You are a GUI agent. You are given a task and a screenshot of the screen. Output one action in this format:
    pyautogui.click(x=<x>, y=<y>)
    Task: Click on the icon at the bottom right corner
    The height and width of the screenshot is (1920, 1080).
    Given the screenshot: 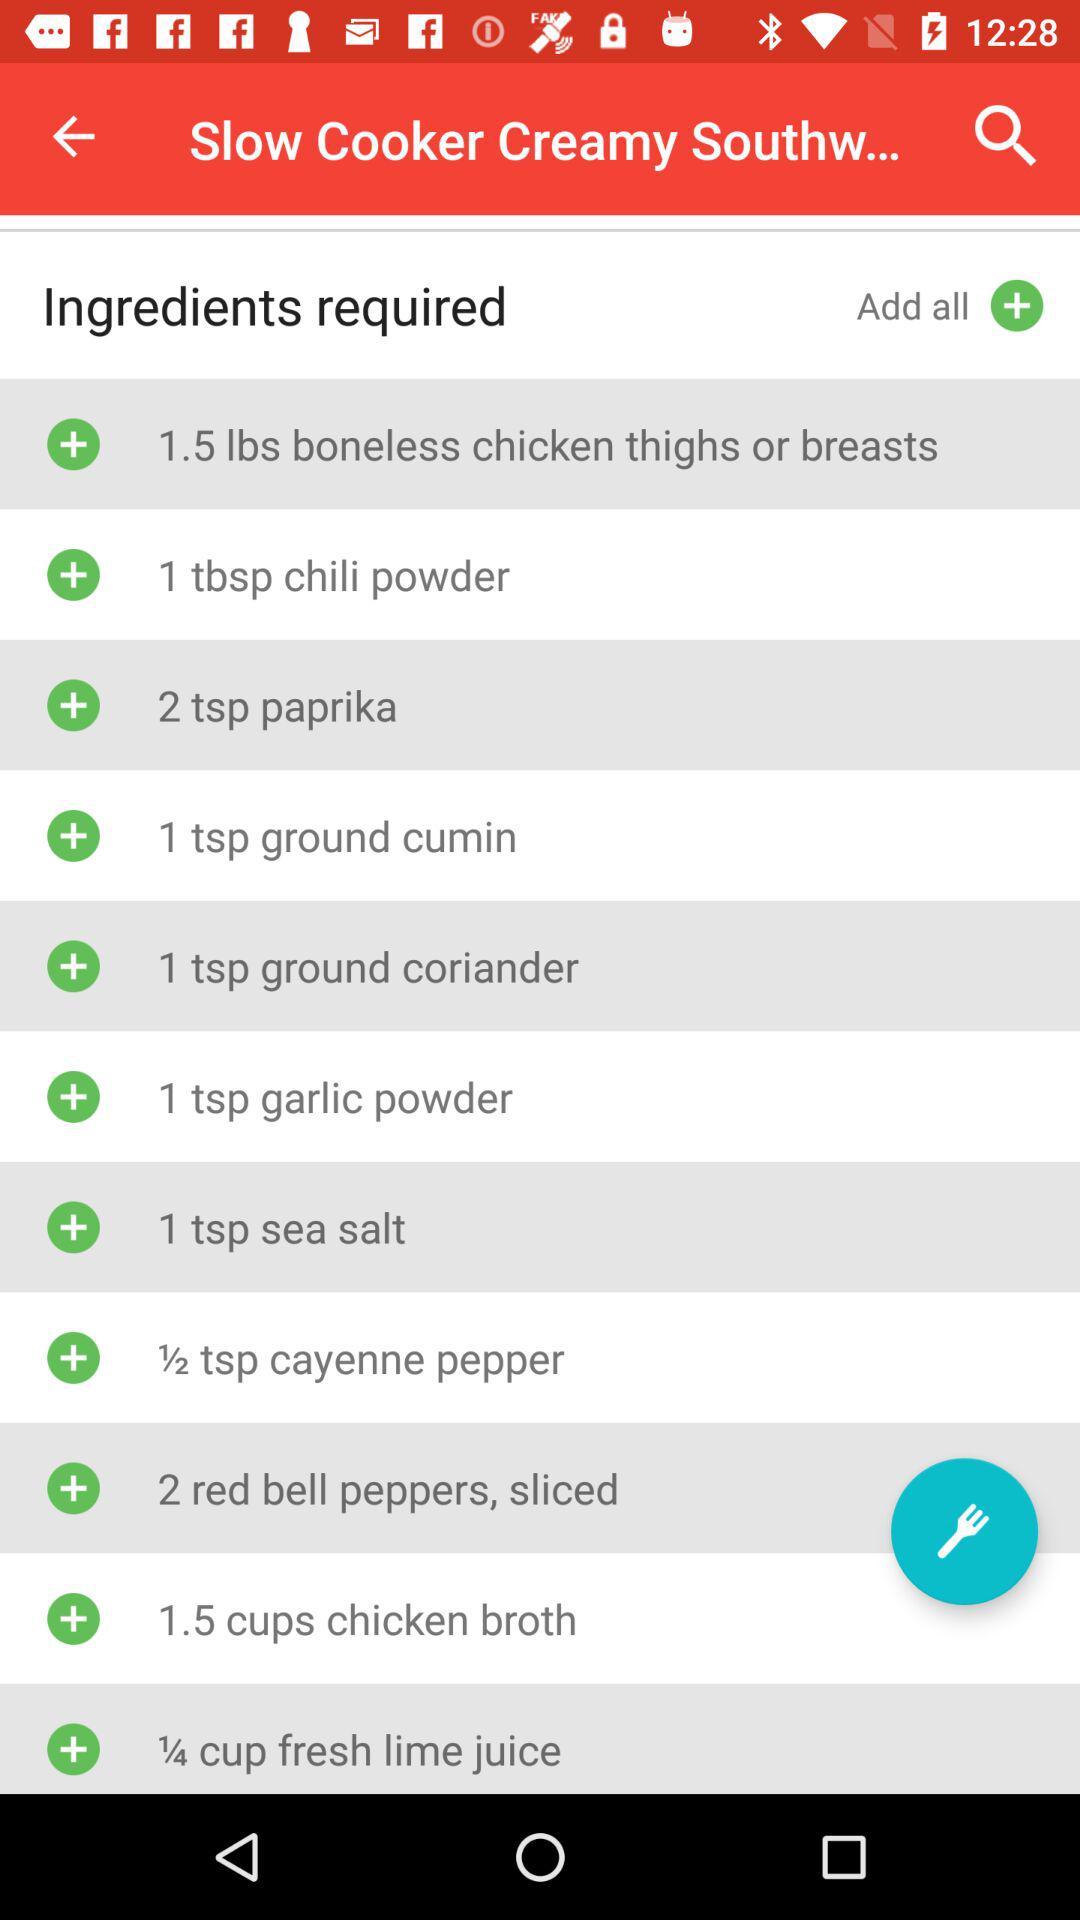 What is the action you would take?
    pyautogui.click(x=963, y=1530)
    